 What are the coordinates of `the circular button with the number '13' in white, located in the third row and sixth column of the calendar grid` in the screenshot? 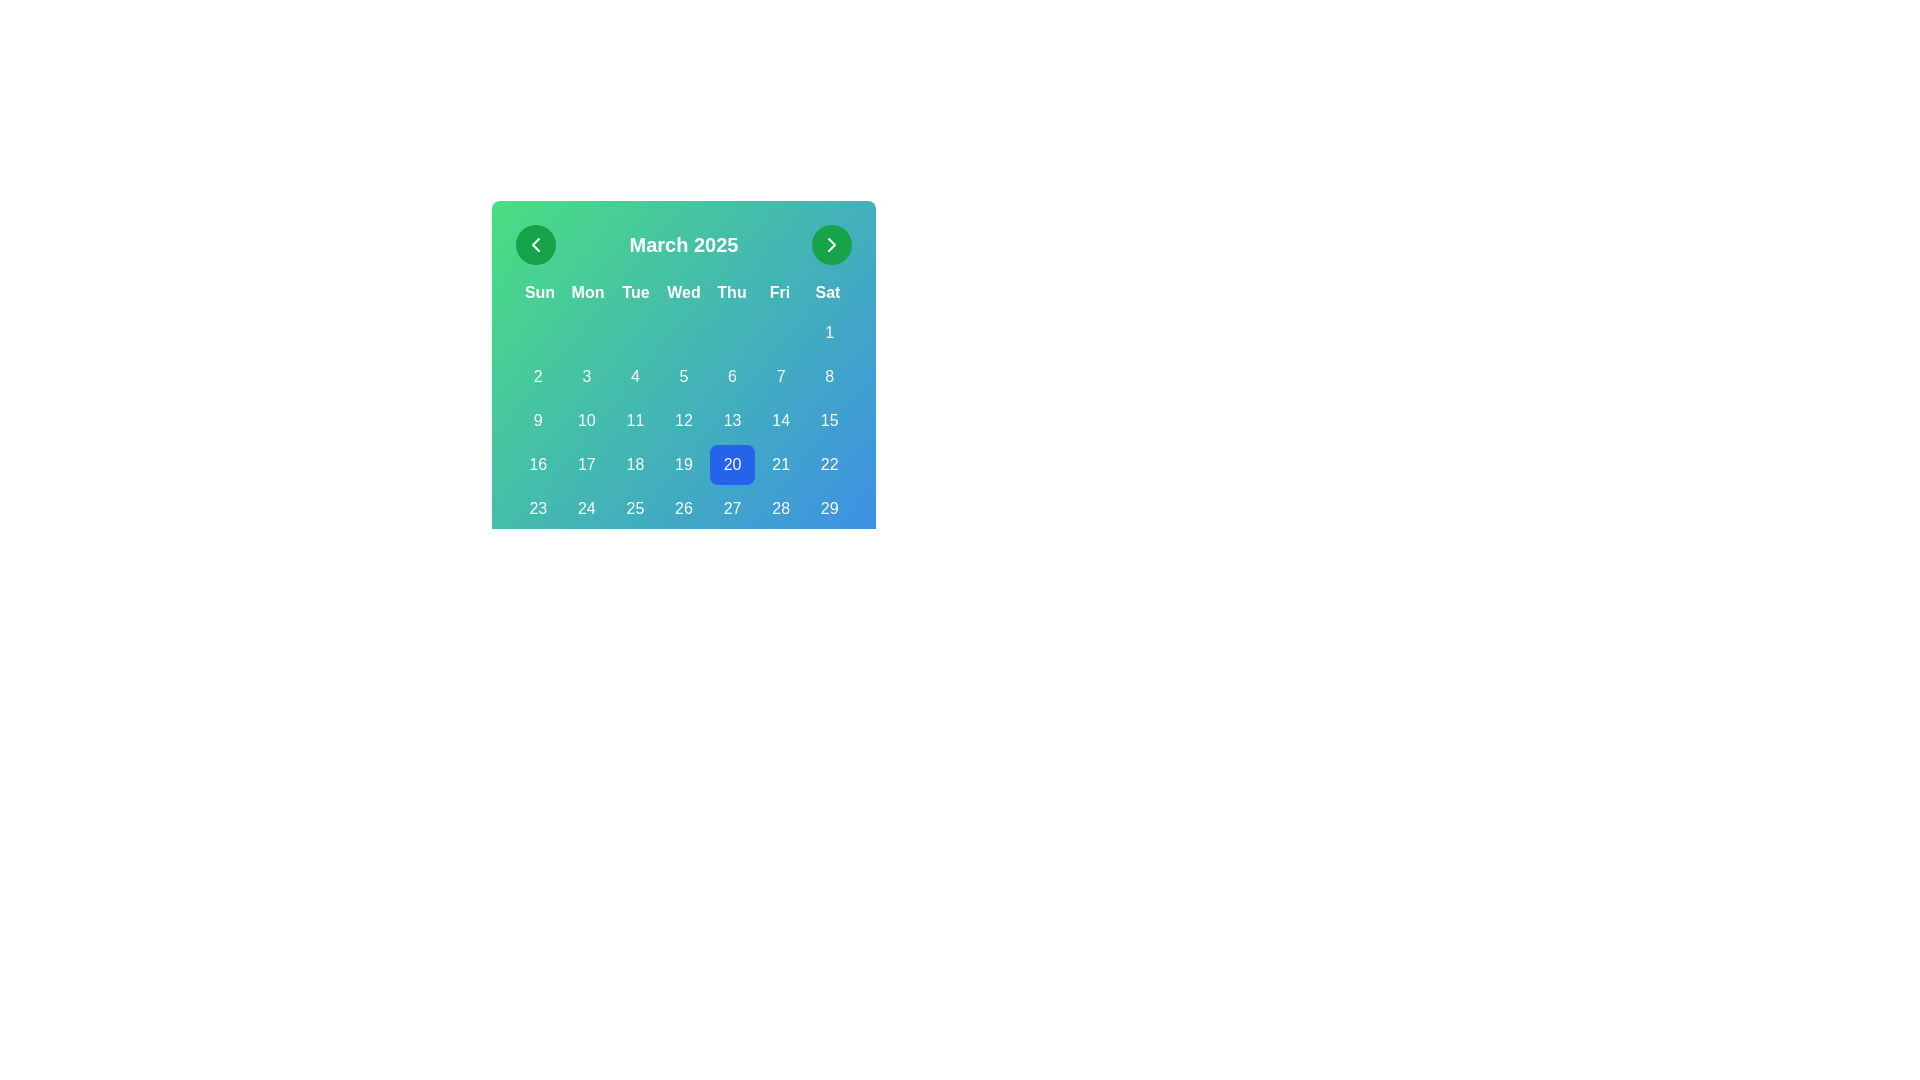 It's located at (731, 419).